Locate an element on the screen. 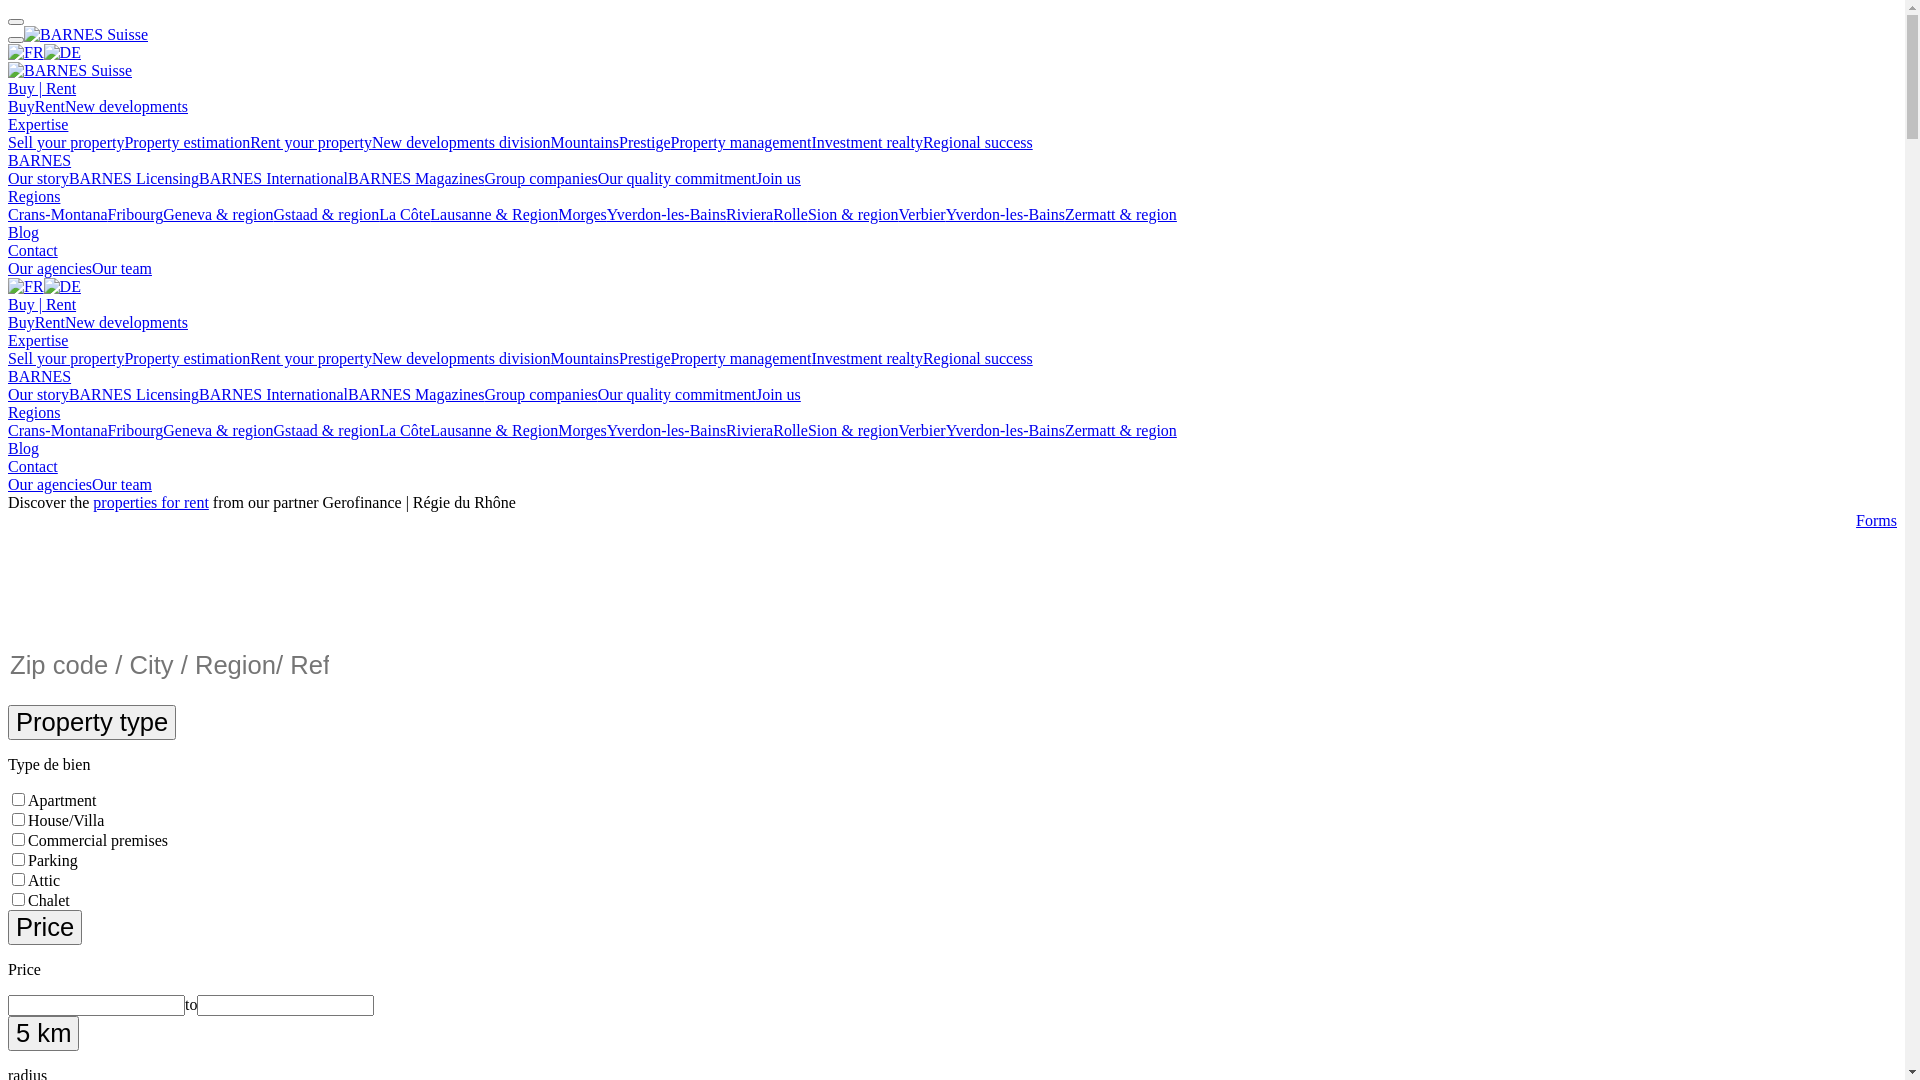 Image resolution: width=1920 pixels, height=1080 pixels. 'BARNES Suisse' is located at coordinates (85, 34).